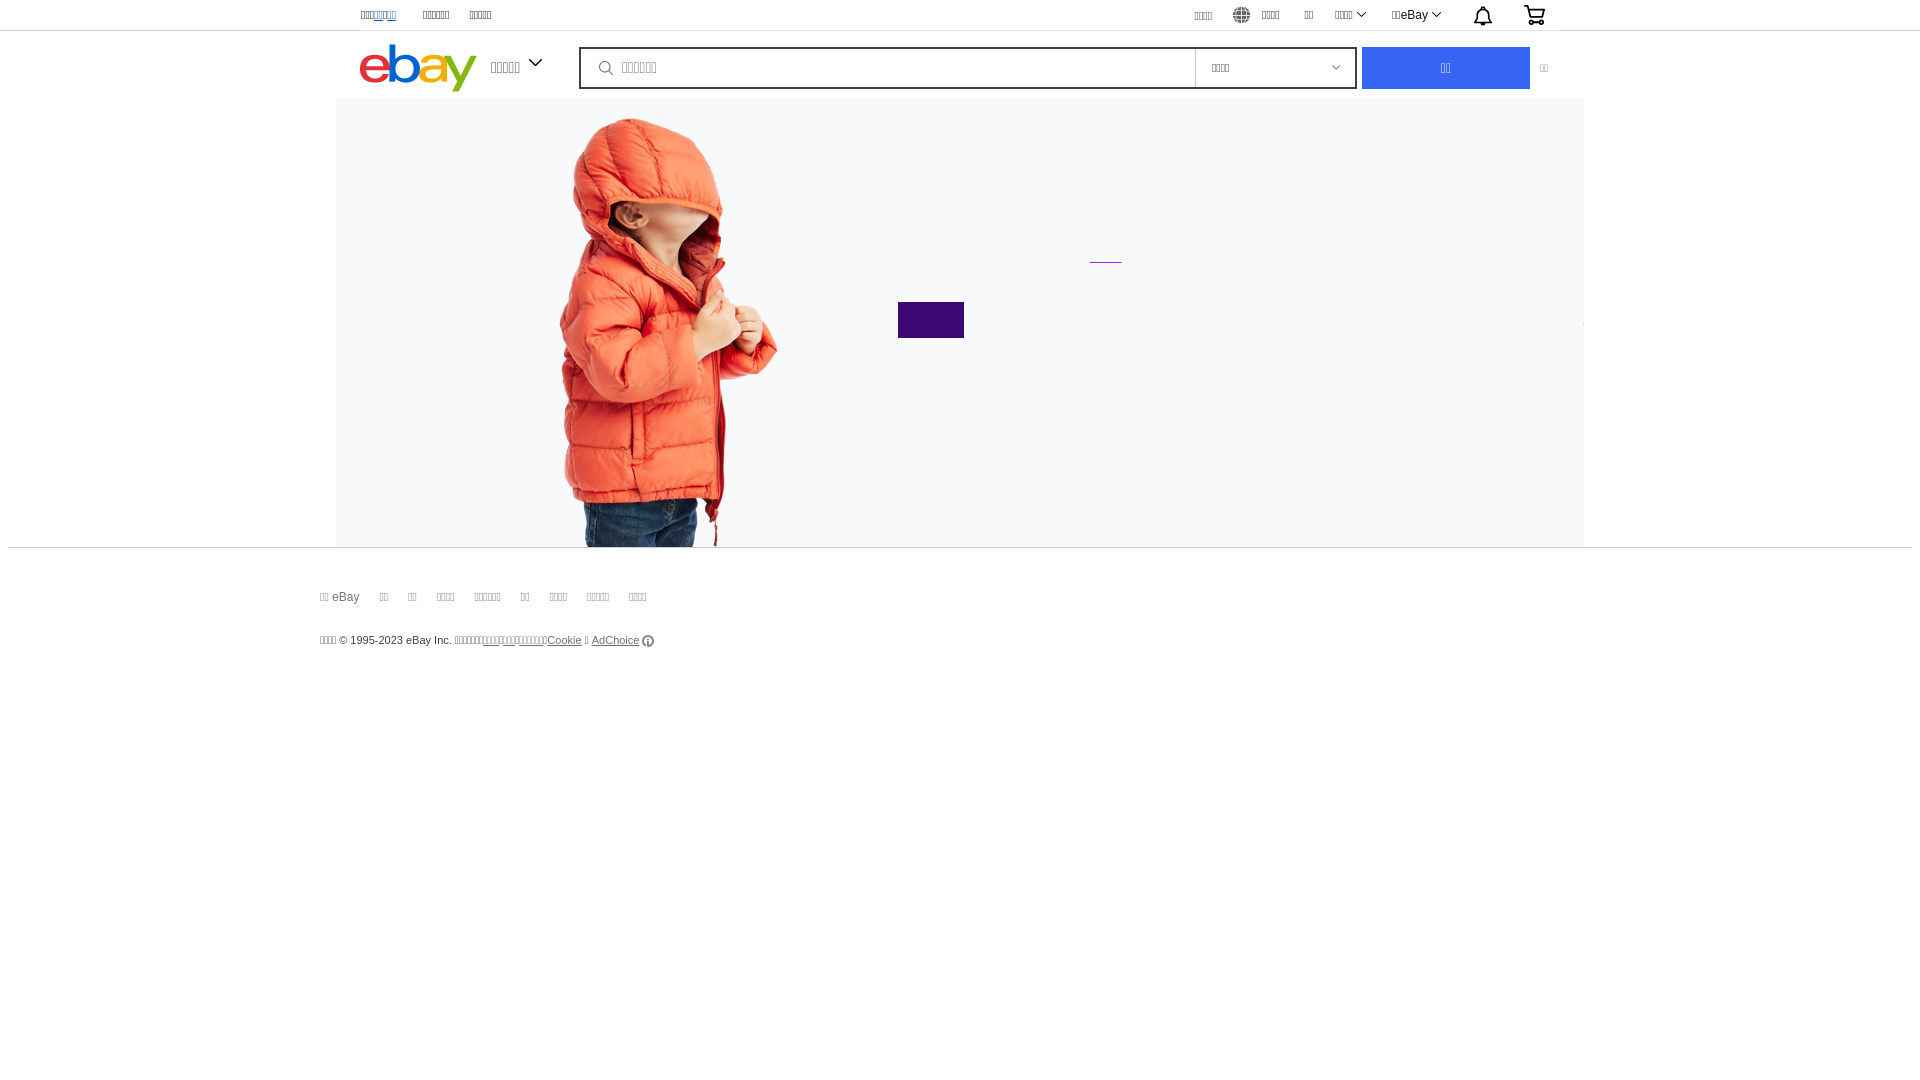  Describe the element at coordinates (590, 640) in the screenshot. I see `'AdChoice'` at that location.